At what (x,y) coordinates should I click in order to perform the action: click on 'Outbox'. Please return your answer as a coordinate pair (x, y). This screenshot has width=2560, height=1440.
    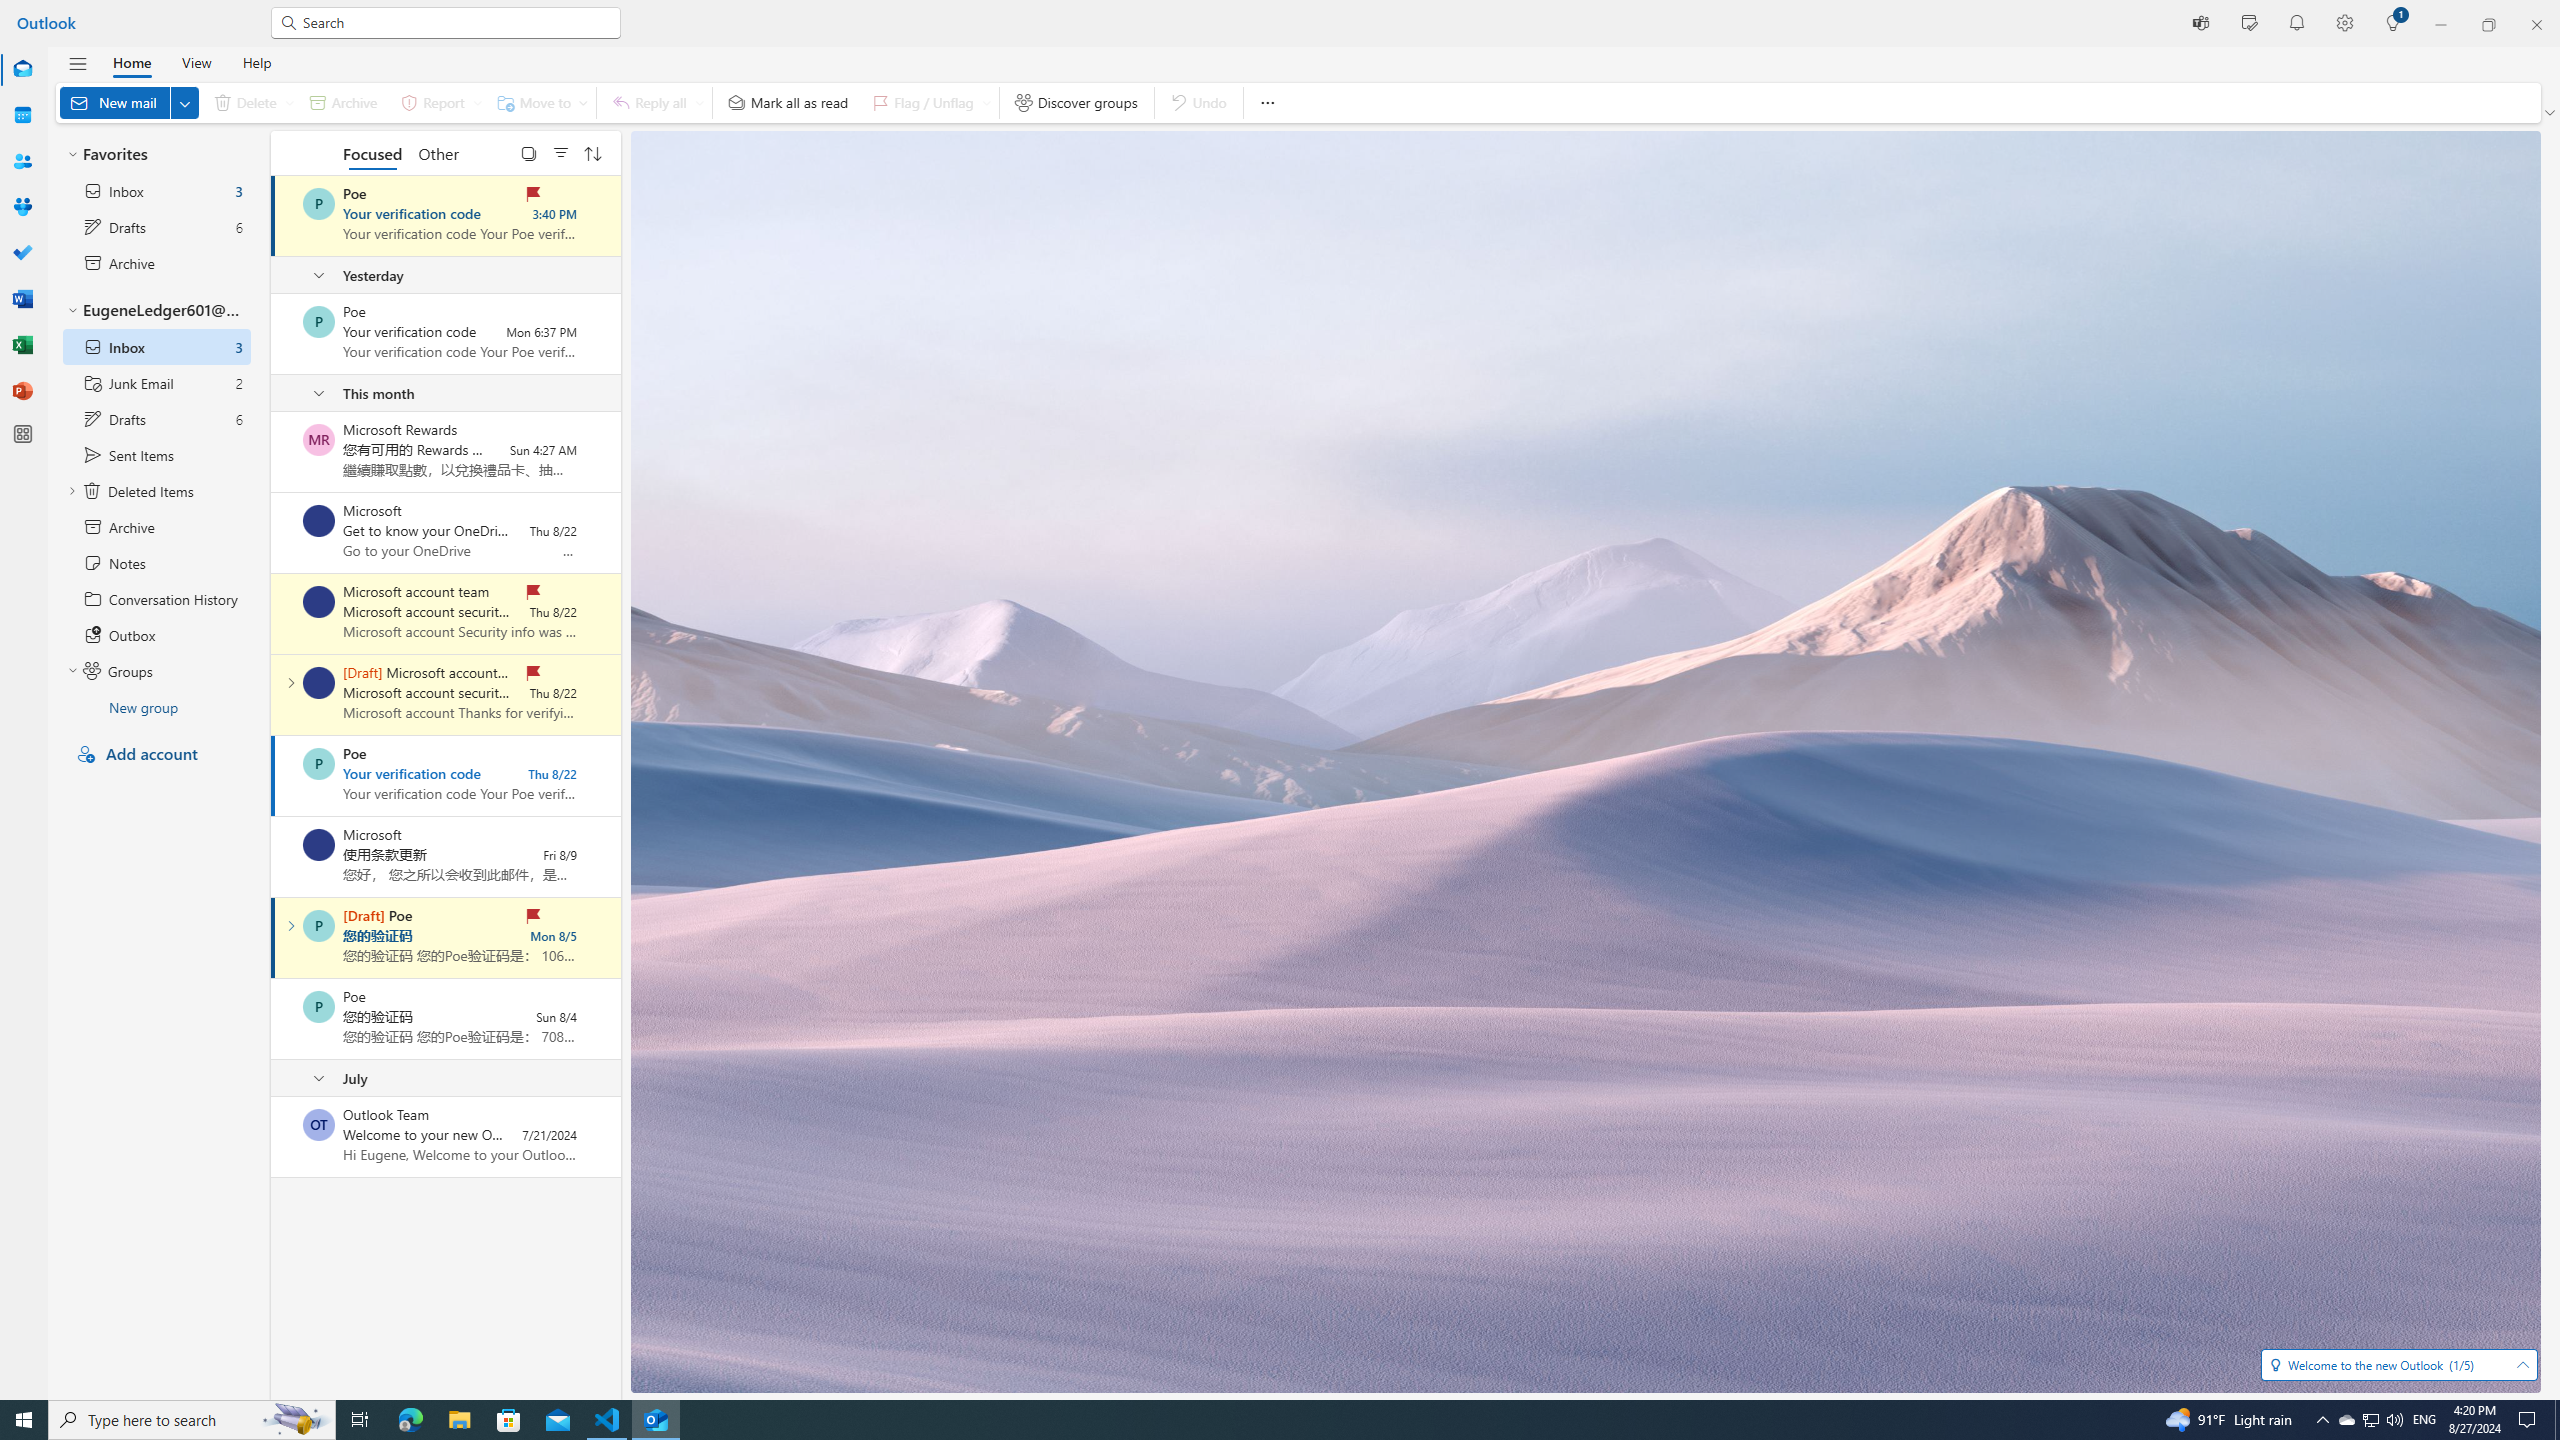
    Looking at the image, I should click on (156, 633).